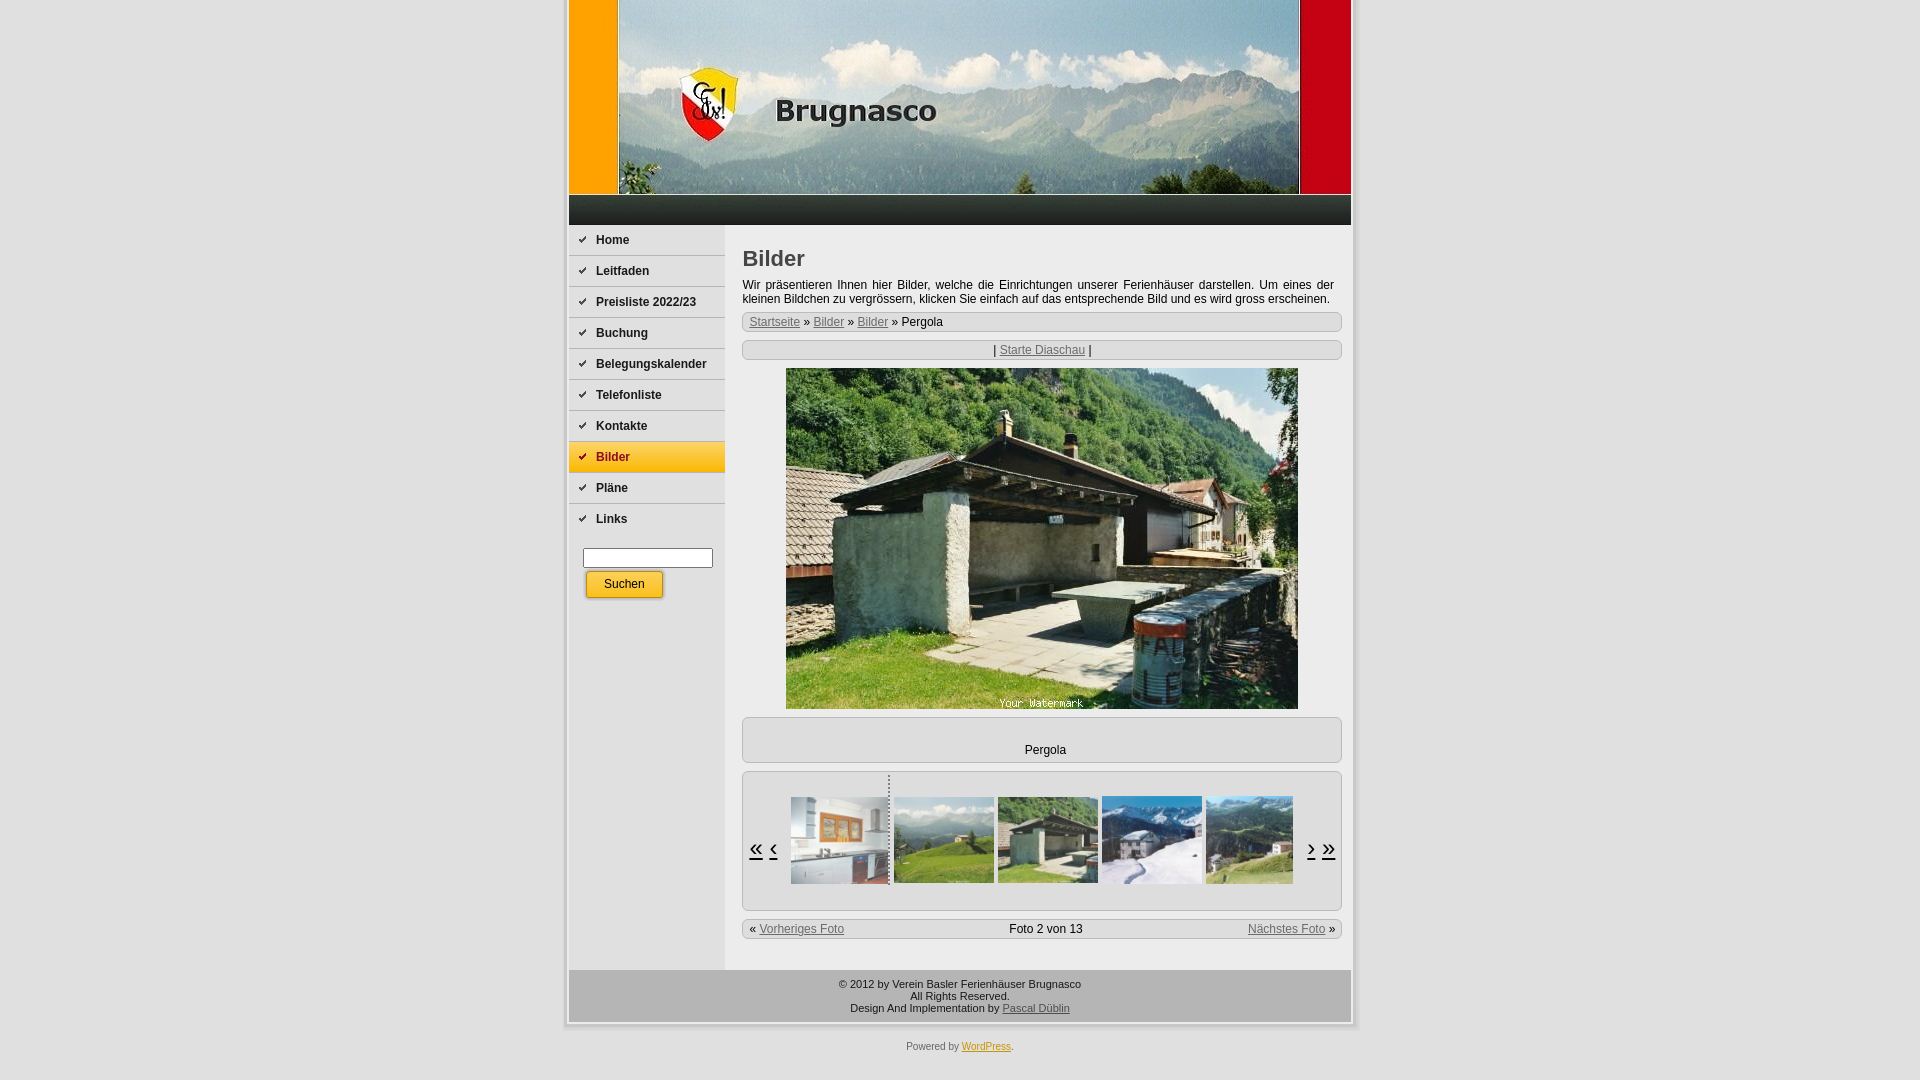 This screenshot has width=1920, height=1080. I want to click on 'Starte Diaschau', so click(1041, 349).